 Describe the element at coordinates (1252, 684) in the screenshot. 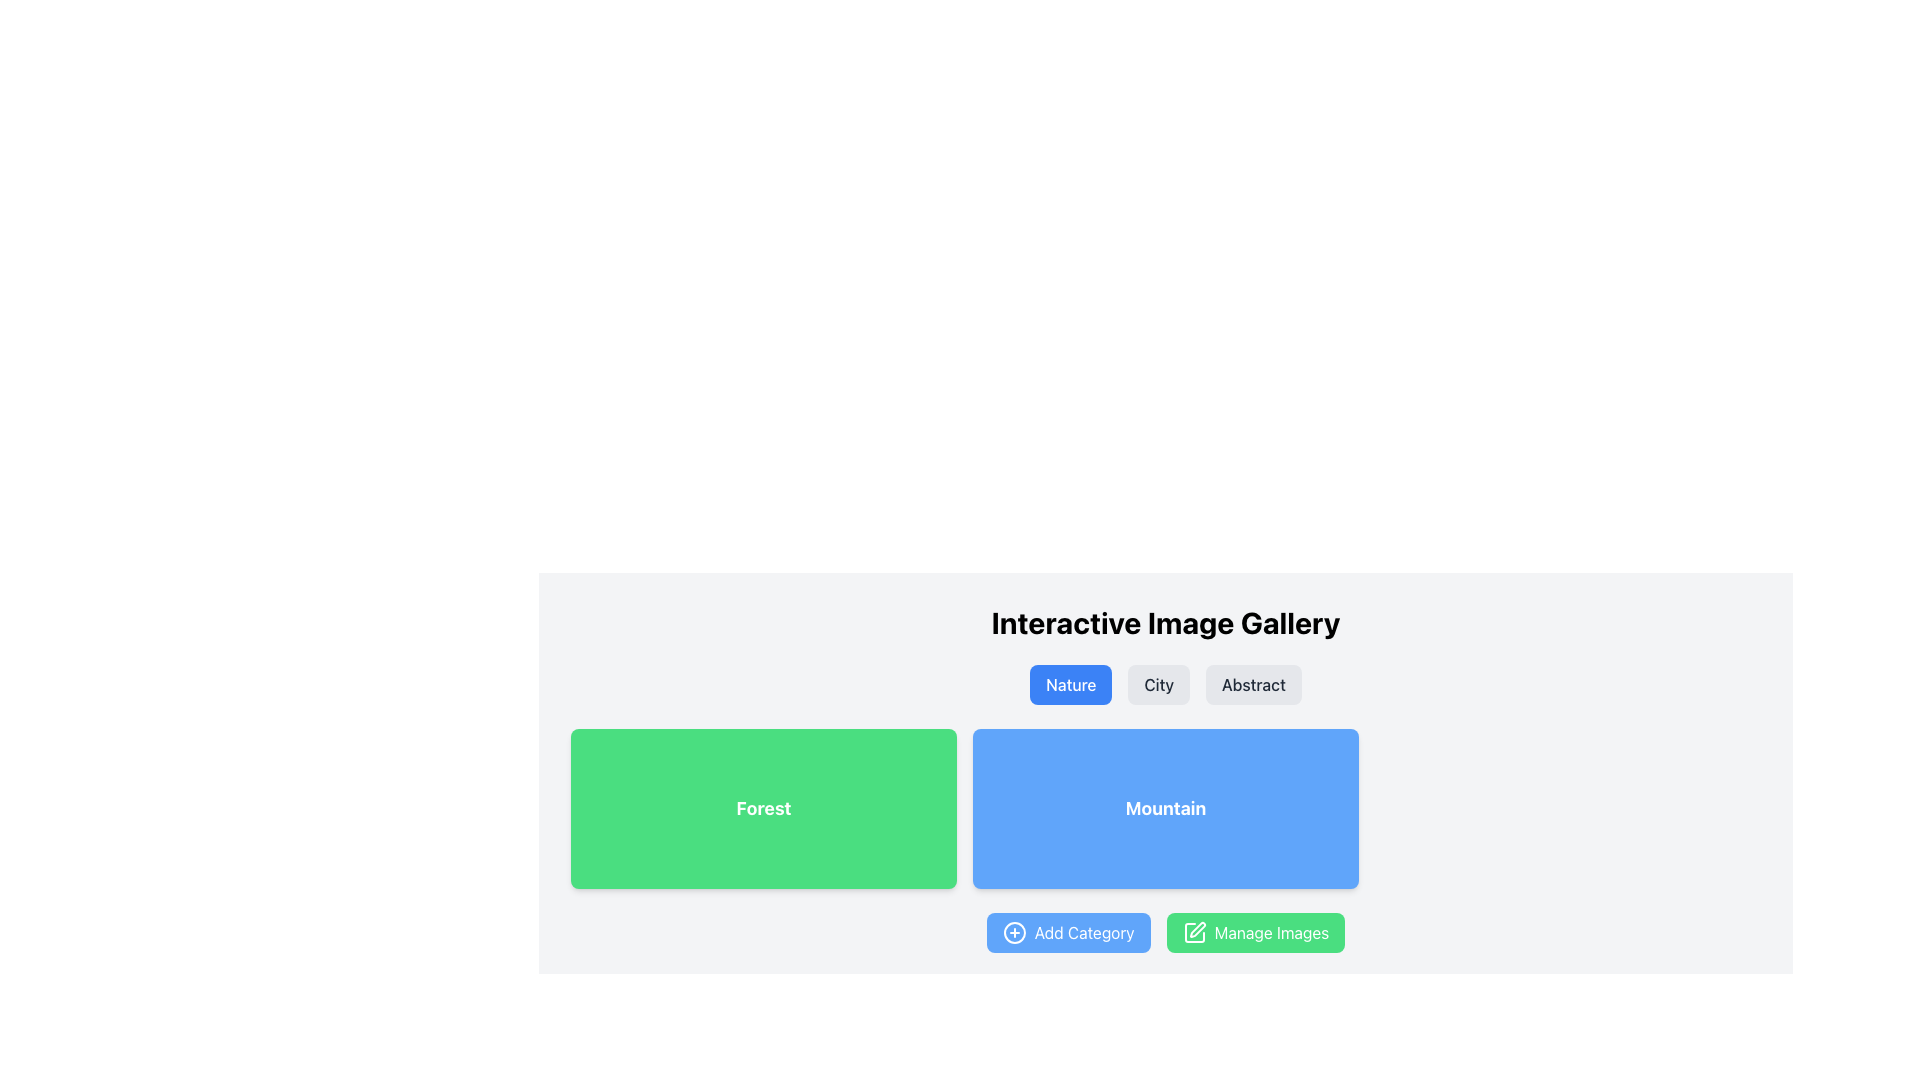

I see `the 'Abstract' button, which is a rectangular button with rounded corners, light gray background, and dark gray text` at that location.